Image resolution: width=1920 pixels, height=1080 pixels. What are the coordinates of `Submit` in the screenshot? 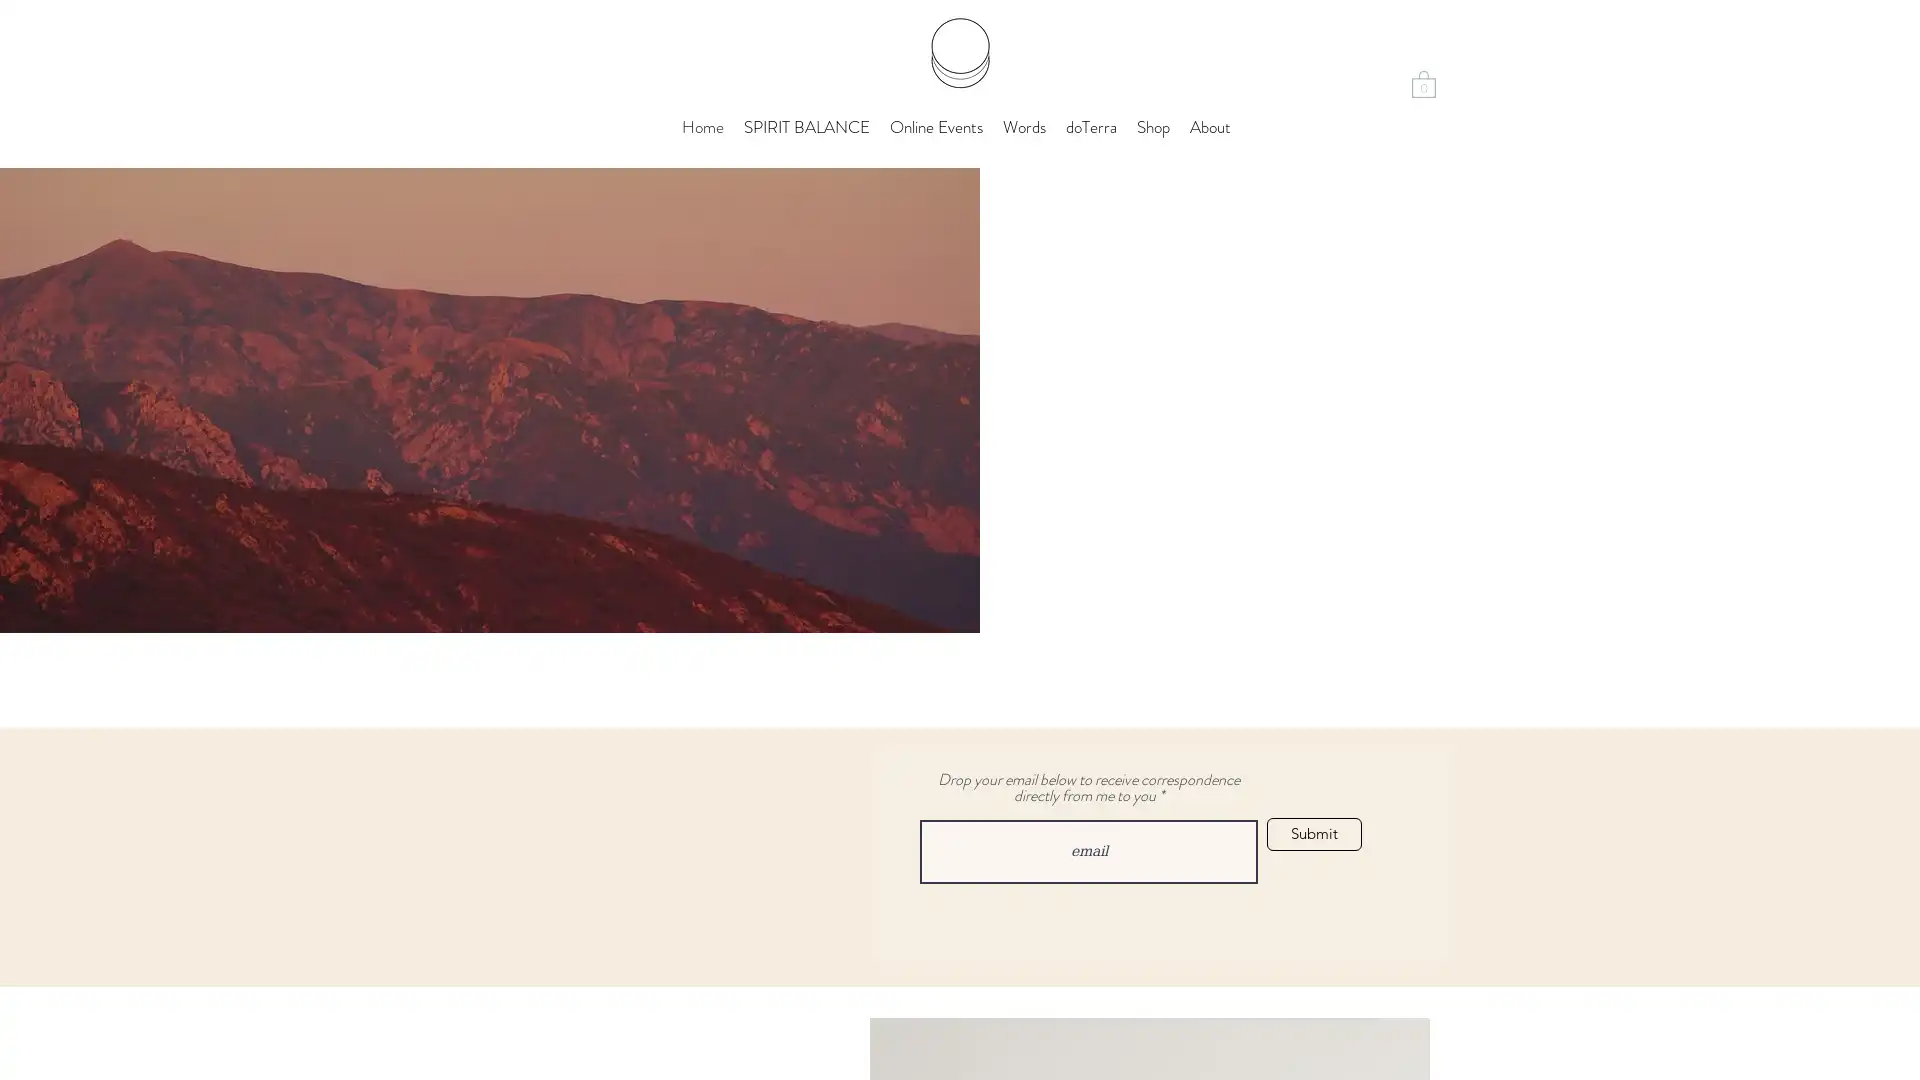 It's located at (1314, 834).